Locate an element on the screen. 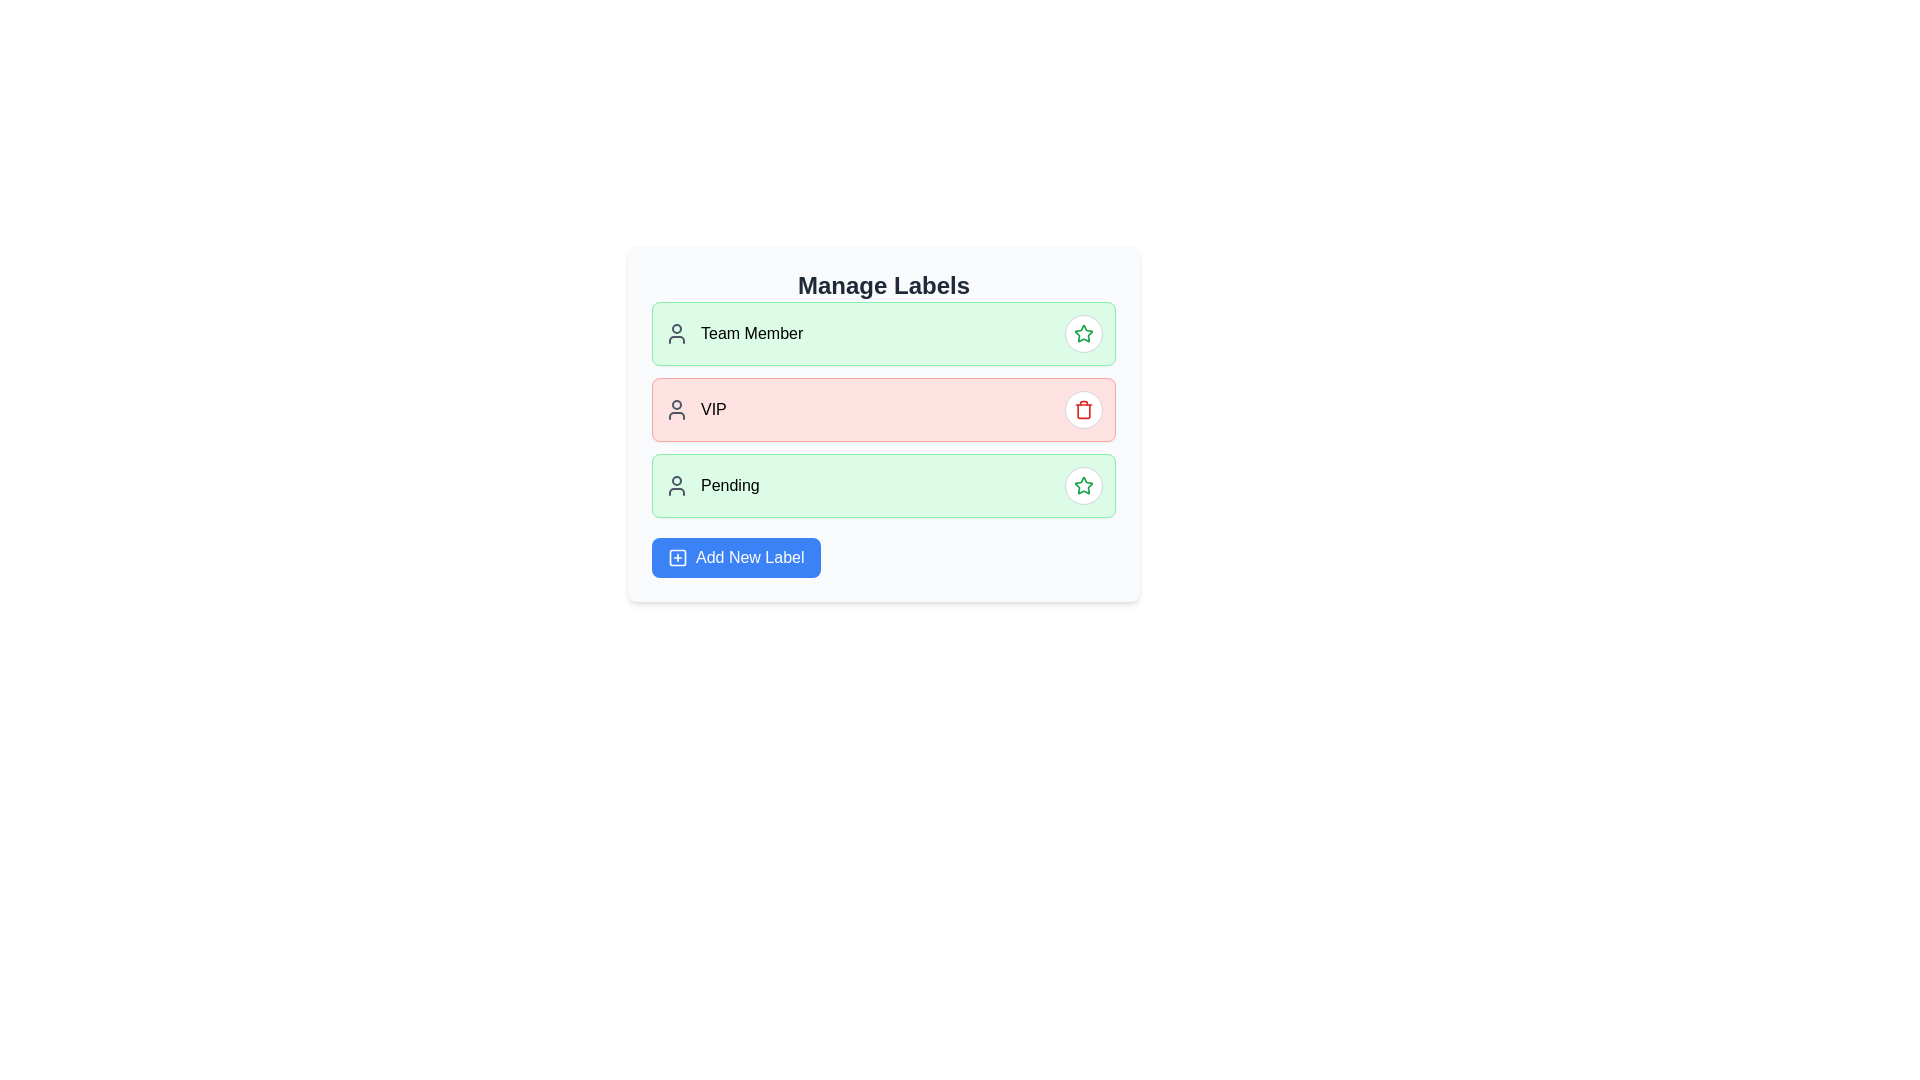  the Iconic graphical component of the 'Add New Label' button, which is a 24x24 SVG icon located at the left end of the button is located at coordinates (677, 558).